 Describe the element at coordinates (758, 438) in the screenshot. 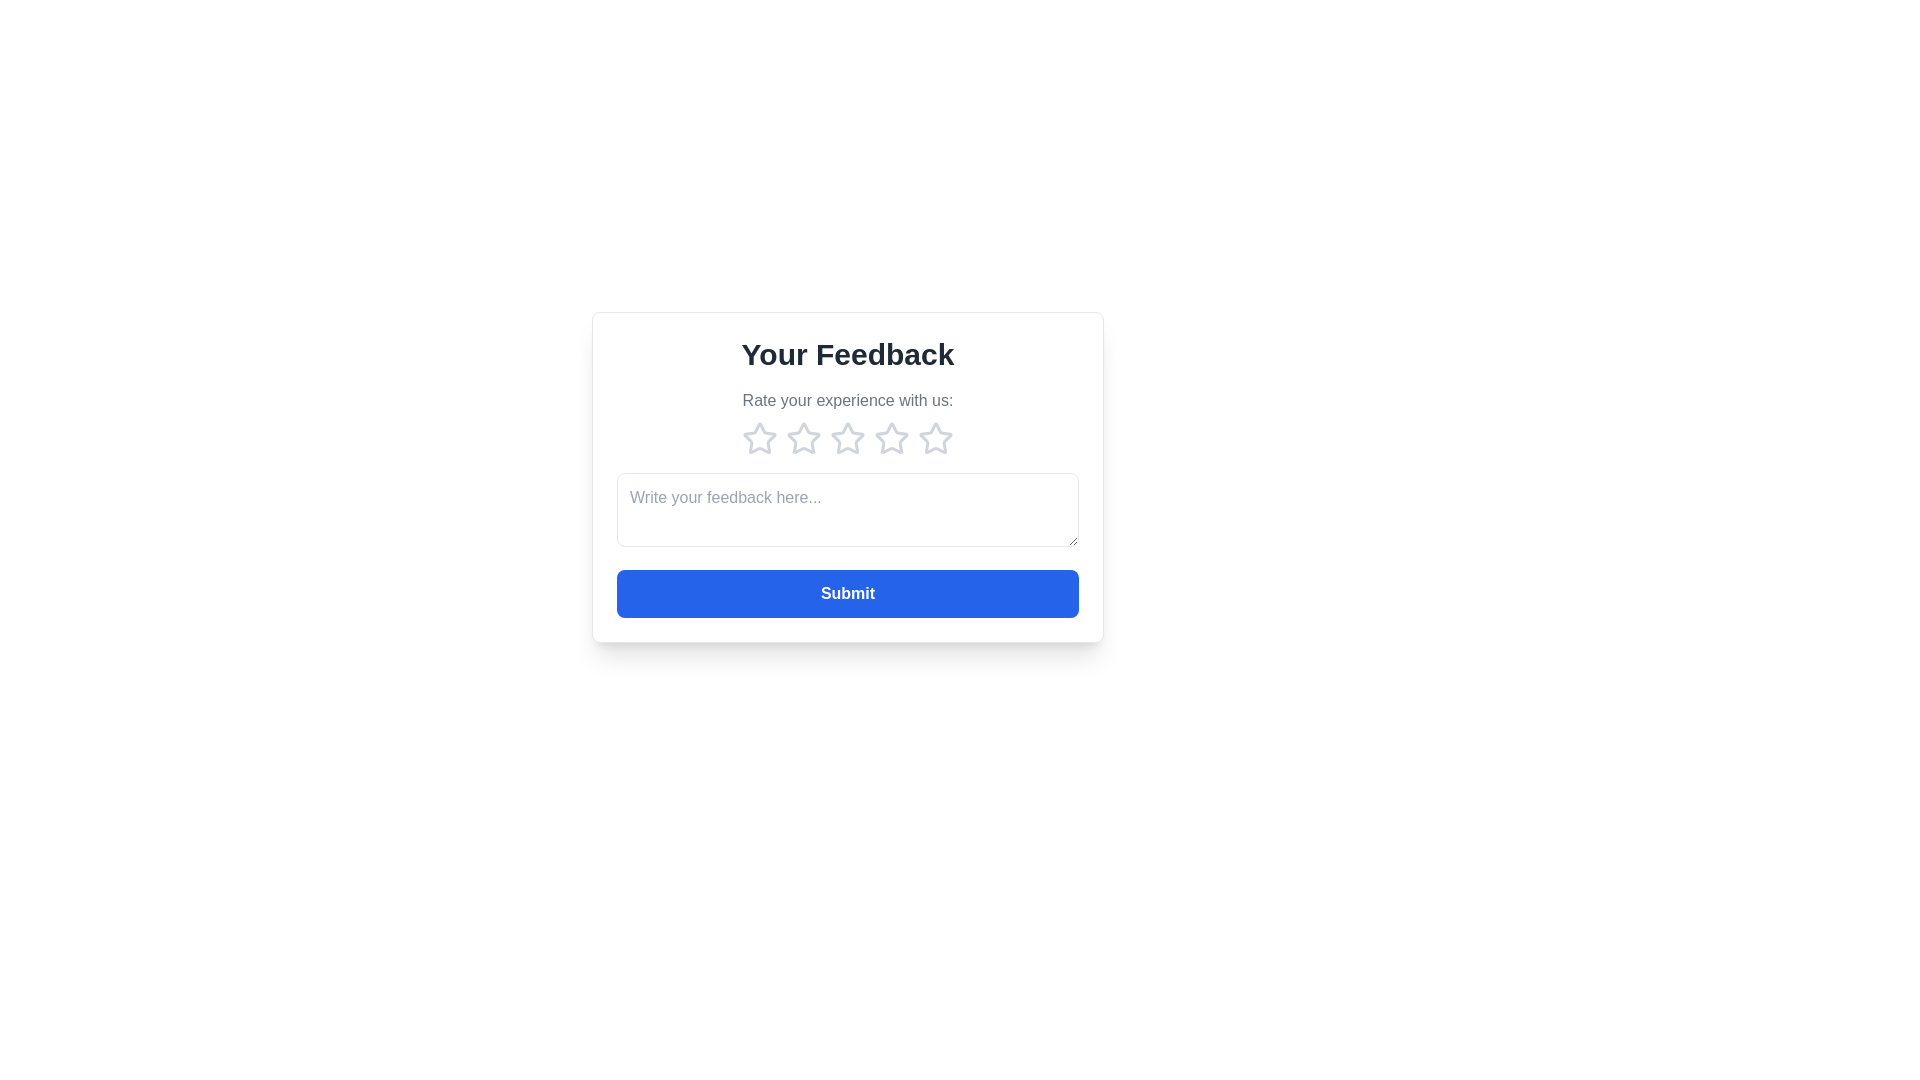

I see `the star corresponding to 1 to set the rating` at that location.